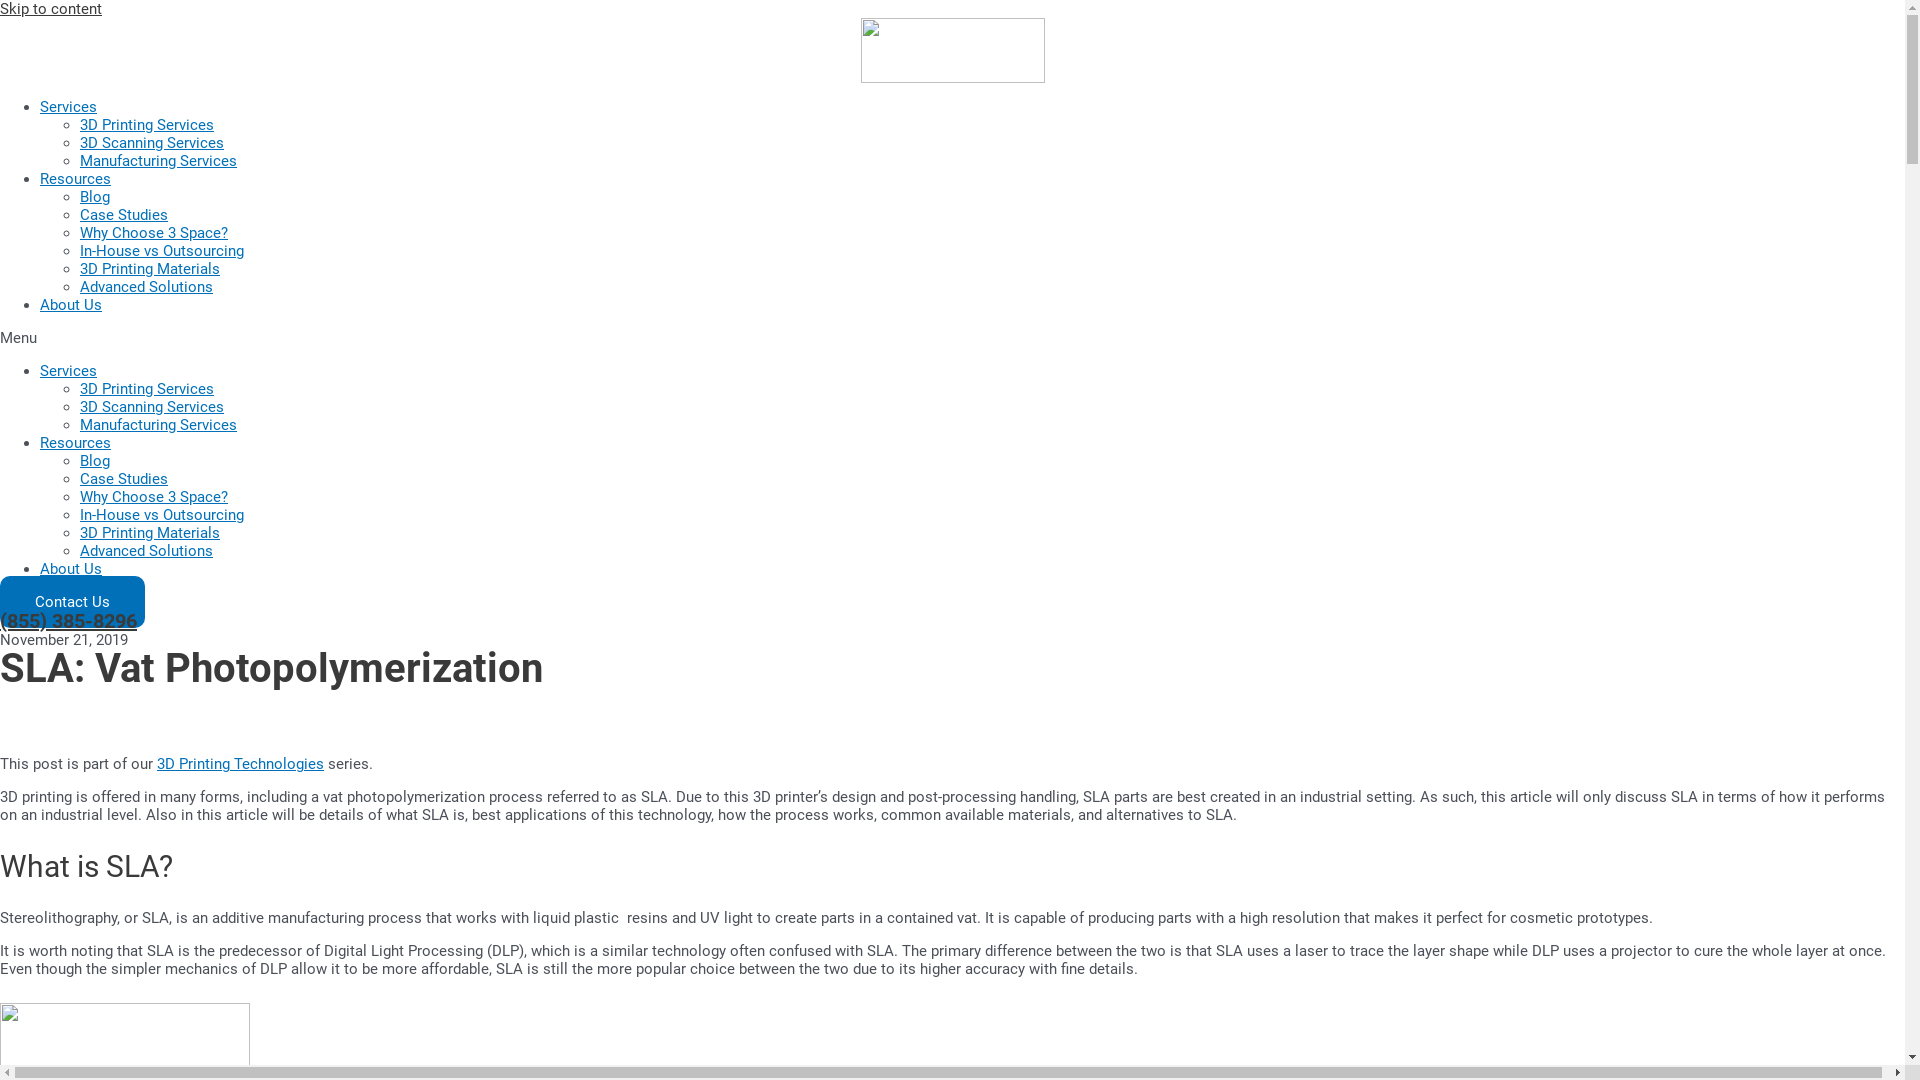 This screenshot has height=1080, width=1920. Describe the element at coordinates (157, 160) in the screenshot. I see `'Manufacturing Services'` at that location.